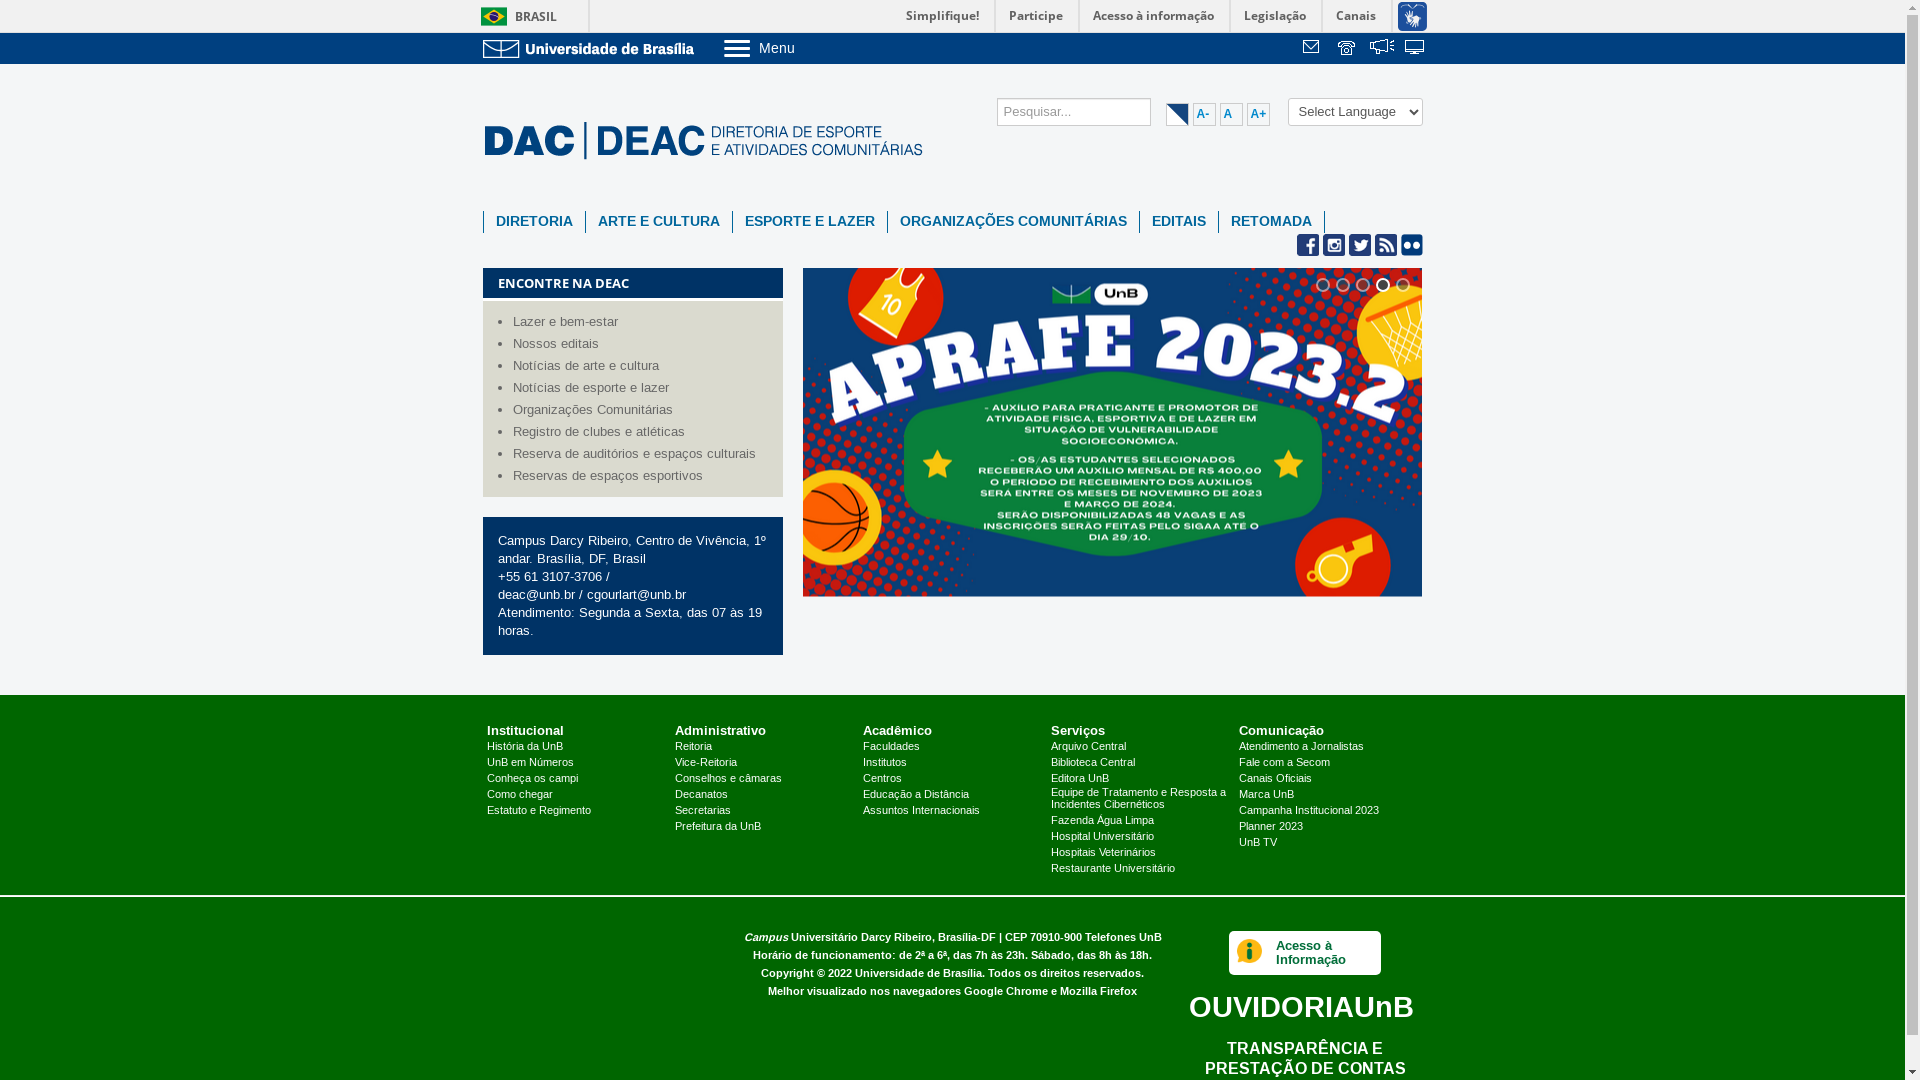 The width and height of the screenshot is (1920, 1080). What do you see at coordinates (1284, 763) in the screenshot?
I see `'Fale com a Secom'` at bounding box center [1284, 763].